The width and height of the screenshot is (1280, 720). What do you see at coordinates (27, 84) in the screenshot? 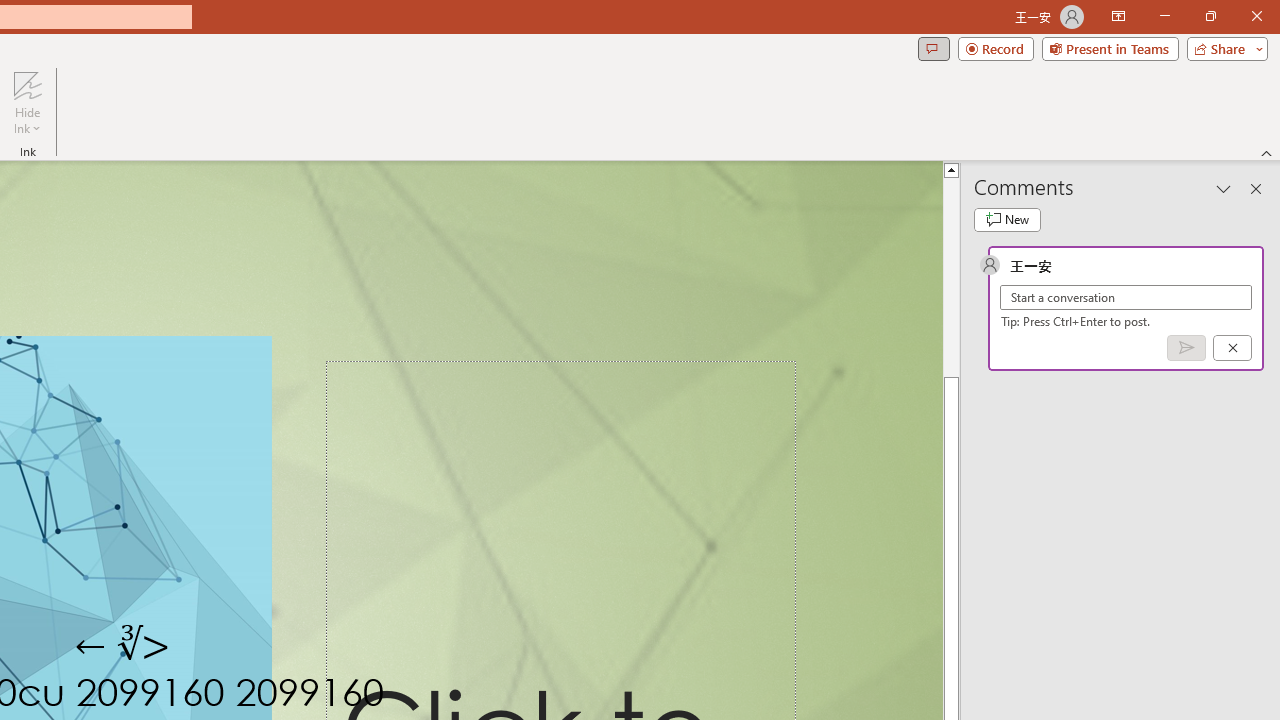
I see `'Hide Ink'` at bounding box center [27, 84].